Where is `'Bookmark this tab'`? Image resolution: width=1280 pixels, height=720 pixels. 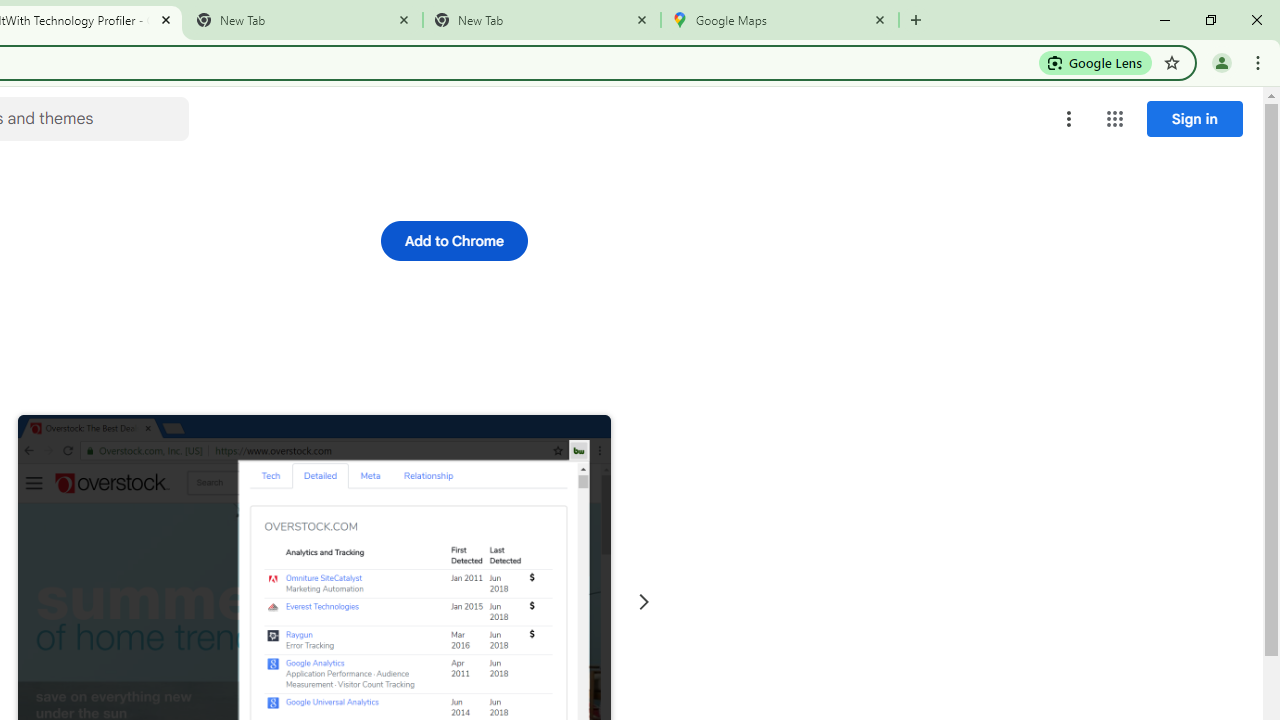 'Bookmark this tab' is located at coordinates (1171, 61).